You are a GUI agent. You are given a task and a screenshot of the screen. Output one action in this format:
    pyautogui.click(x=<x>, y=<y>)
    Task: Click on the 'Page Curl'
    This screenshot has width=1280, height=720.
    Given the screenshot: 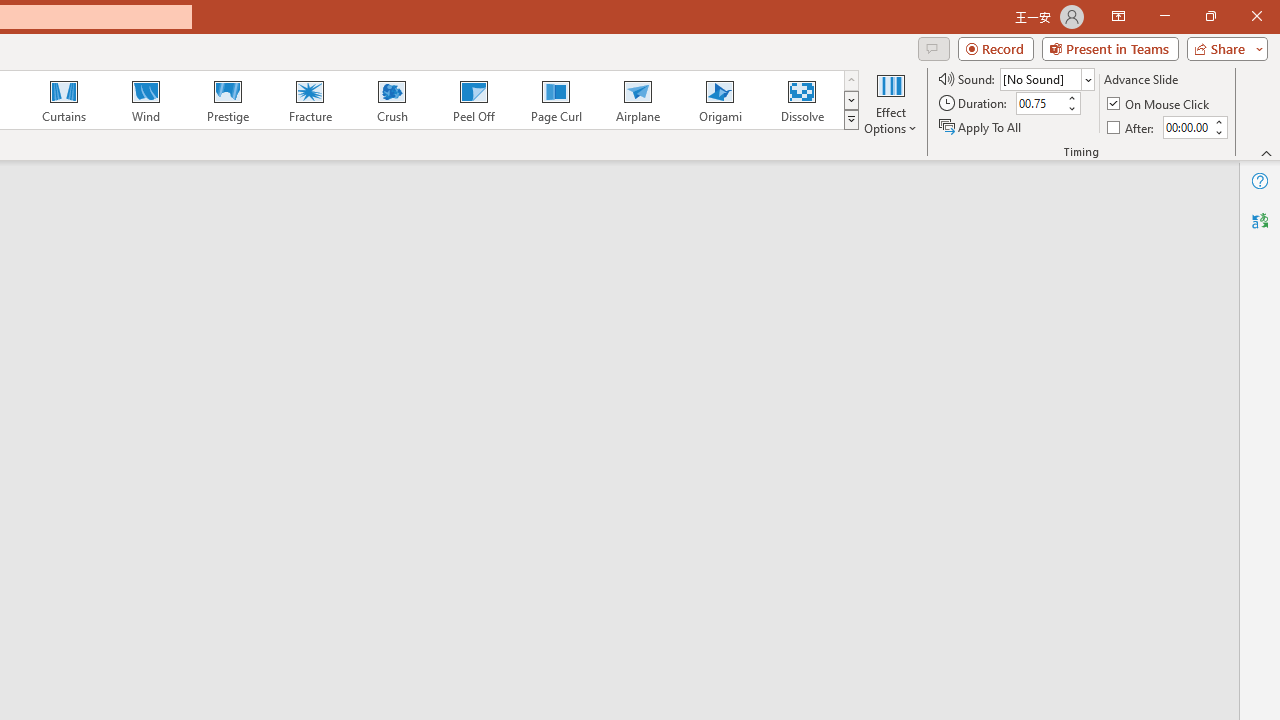 What is the action you would take?
    pyautogui.click(x=555, y=100)
    